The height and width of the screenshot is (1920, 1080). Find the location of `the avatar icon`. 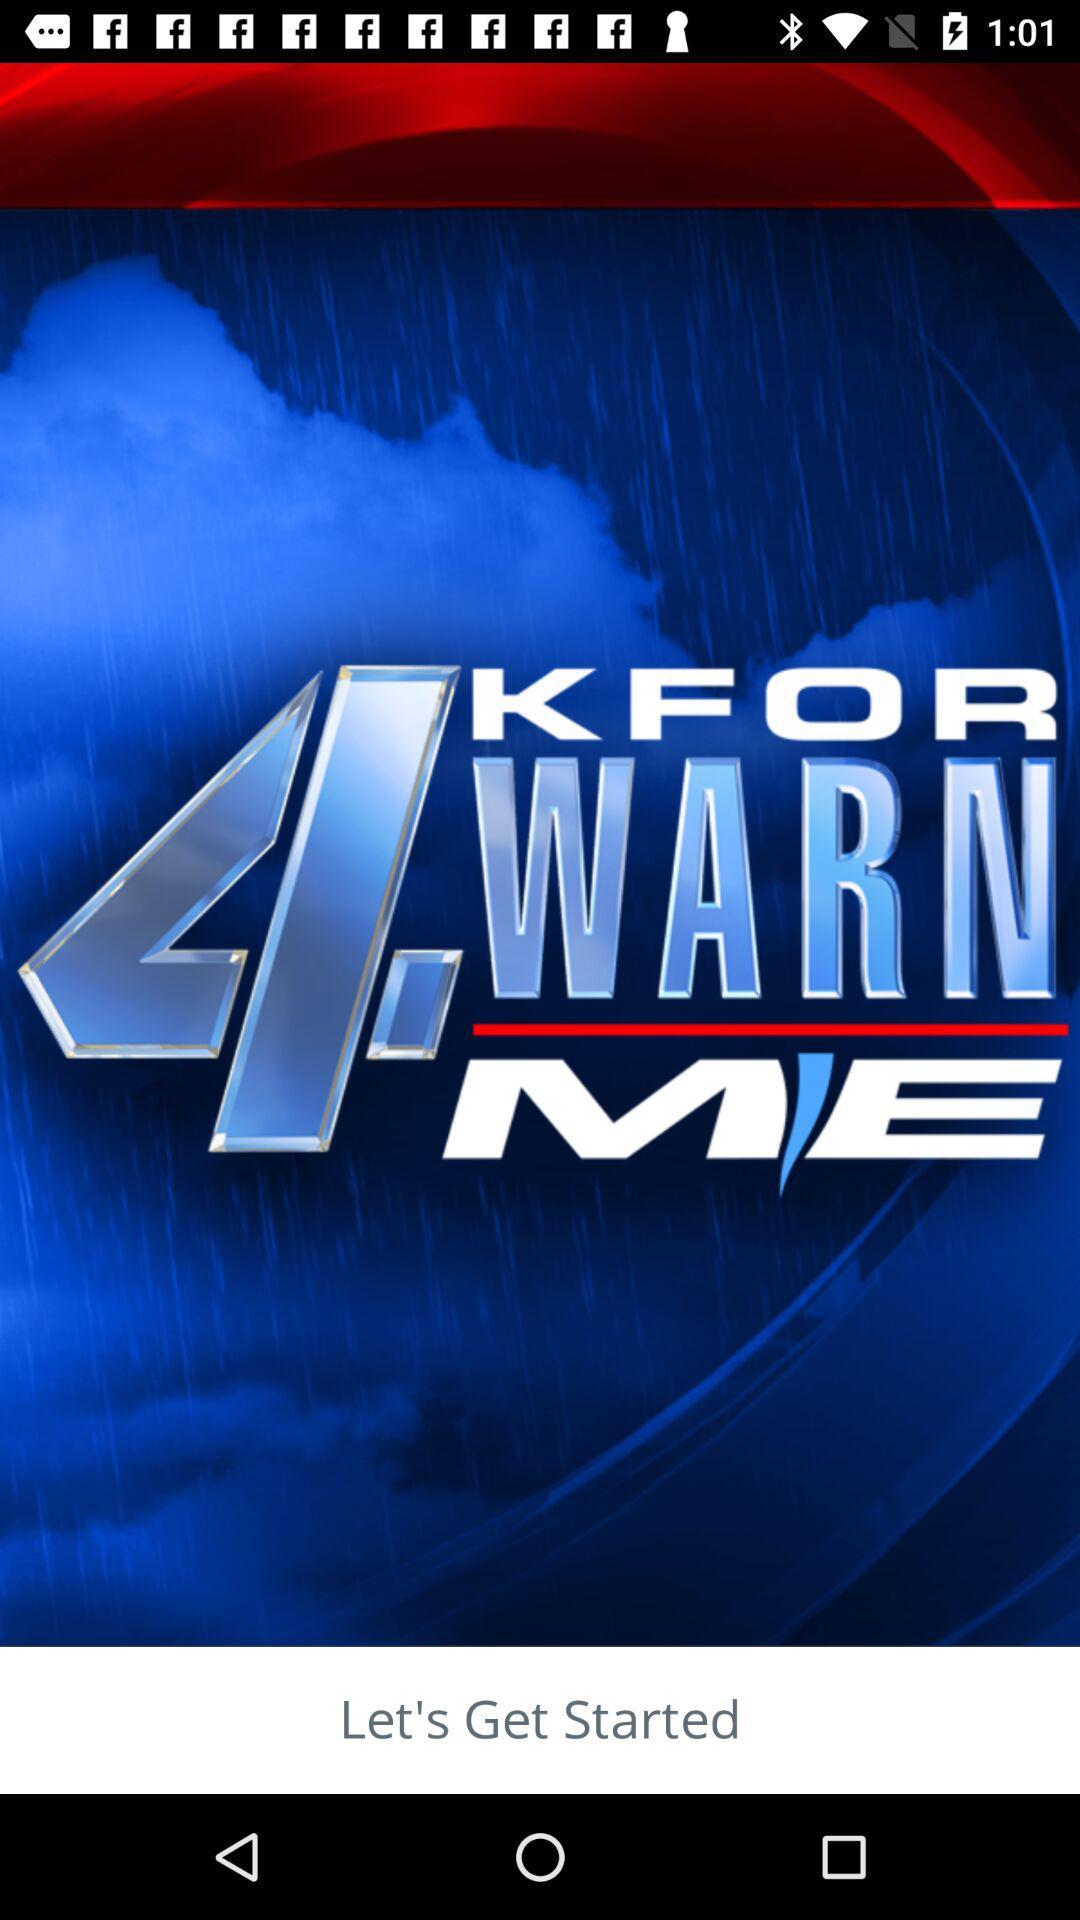

the avatar icon is located at coordinates (131, 240).